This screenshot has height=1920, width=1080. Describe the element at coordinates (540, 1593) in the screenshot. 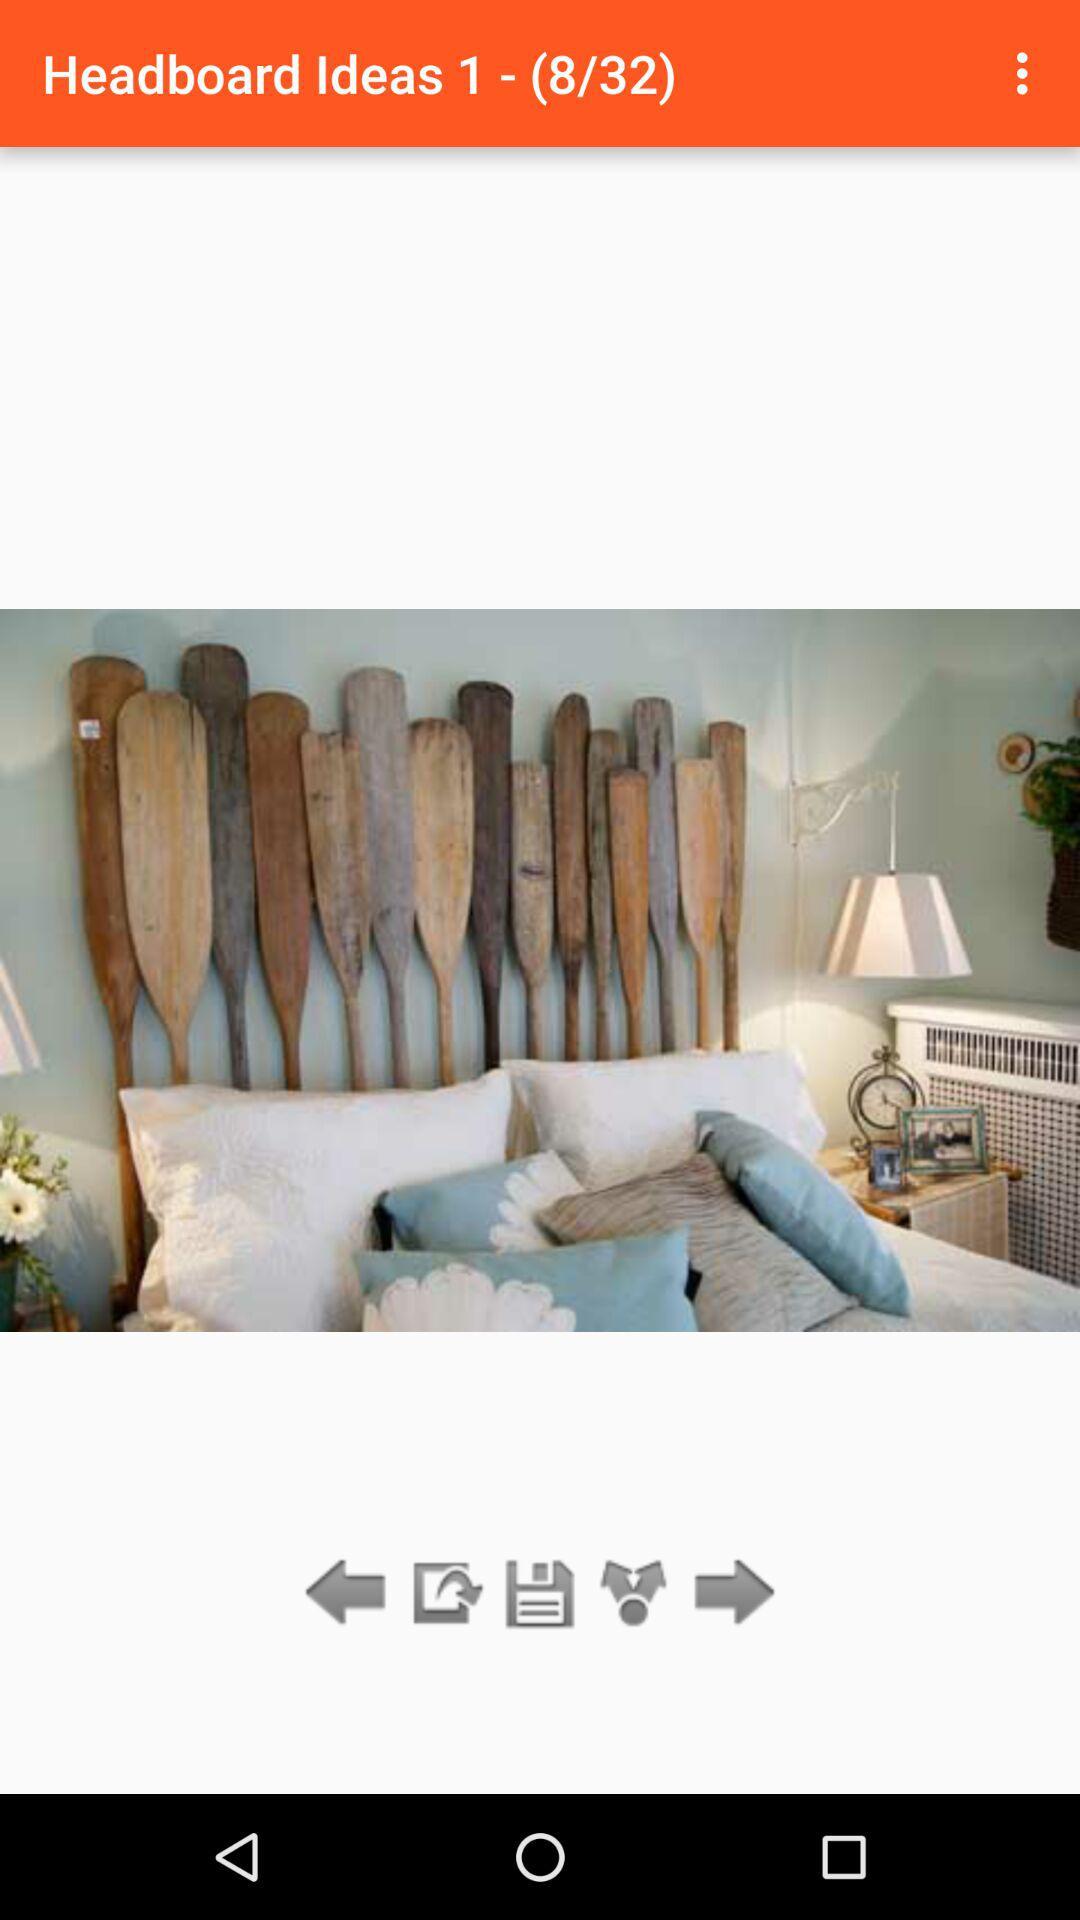

I see `image` at that location.